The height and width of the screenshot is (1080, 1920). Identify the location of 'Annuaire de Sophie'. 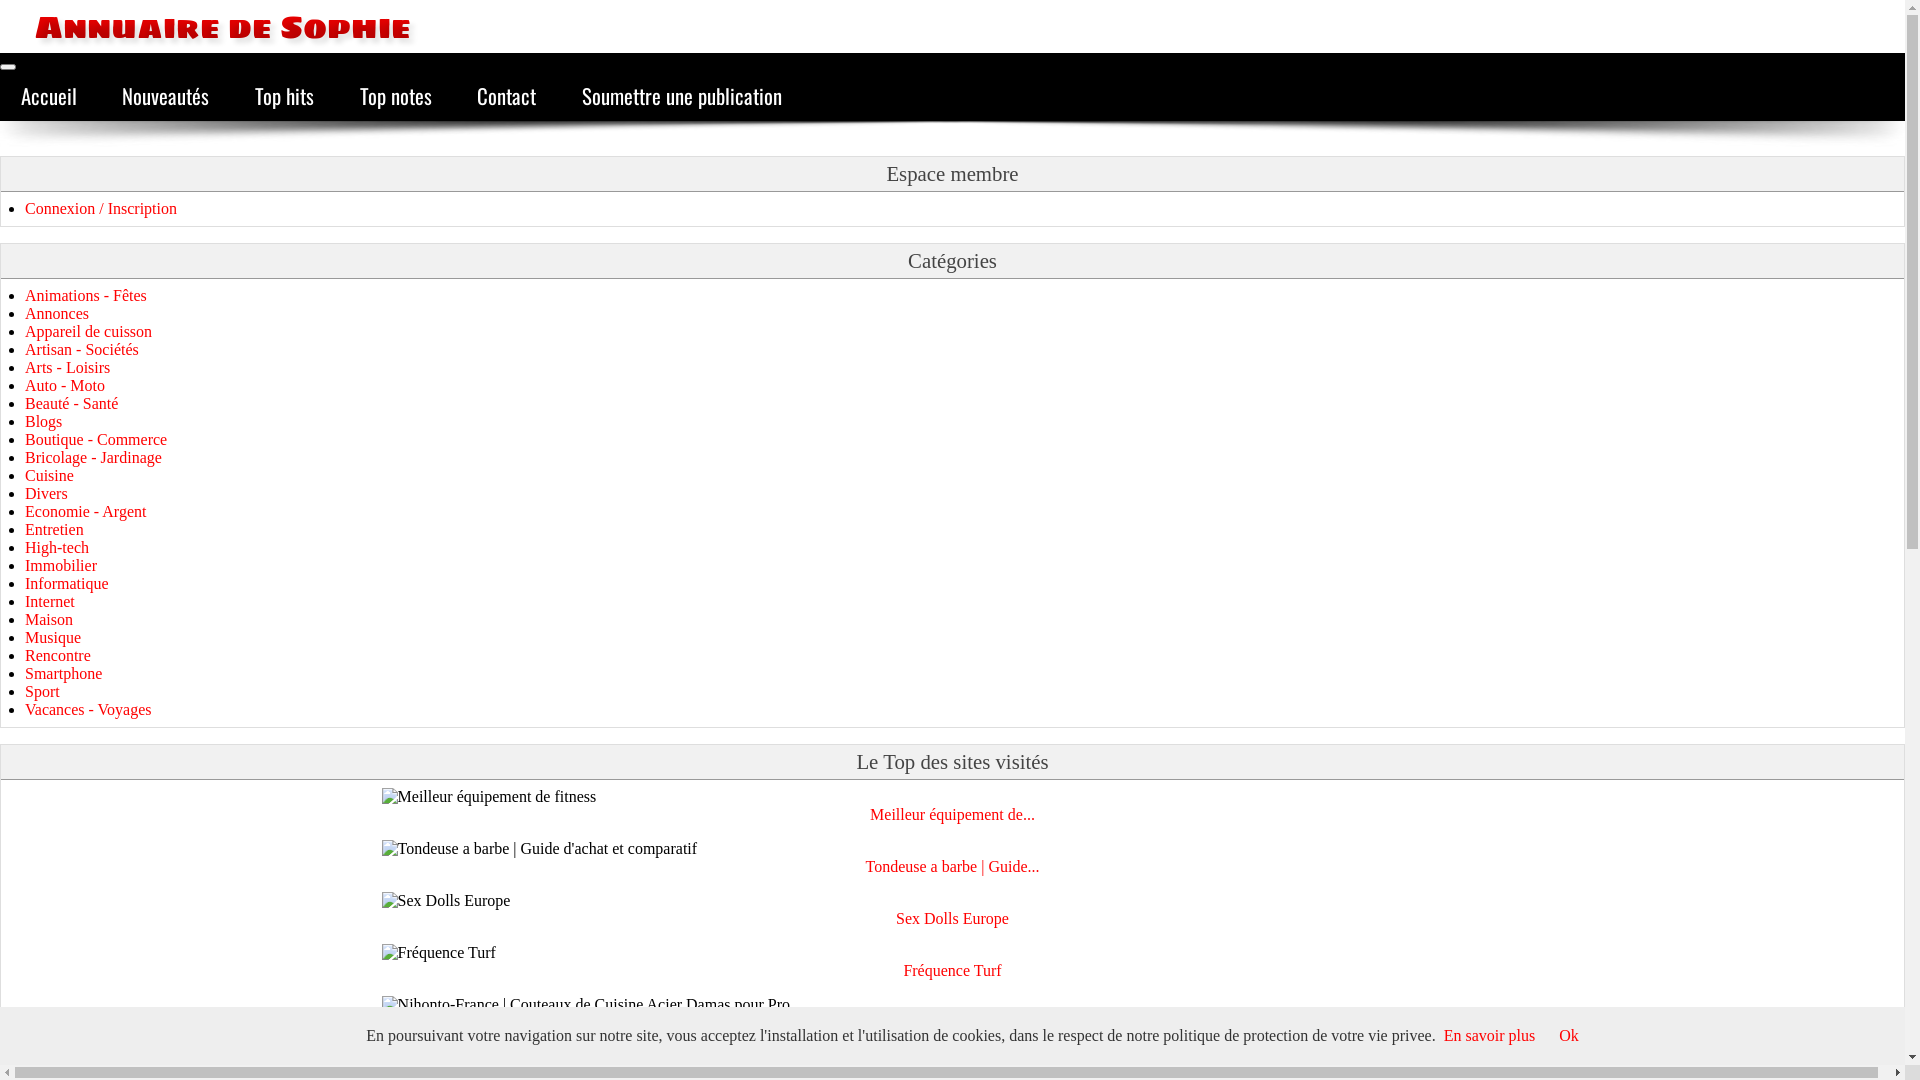
(205, 26).